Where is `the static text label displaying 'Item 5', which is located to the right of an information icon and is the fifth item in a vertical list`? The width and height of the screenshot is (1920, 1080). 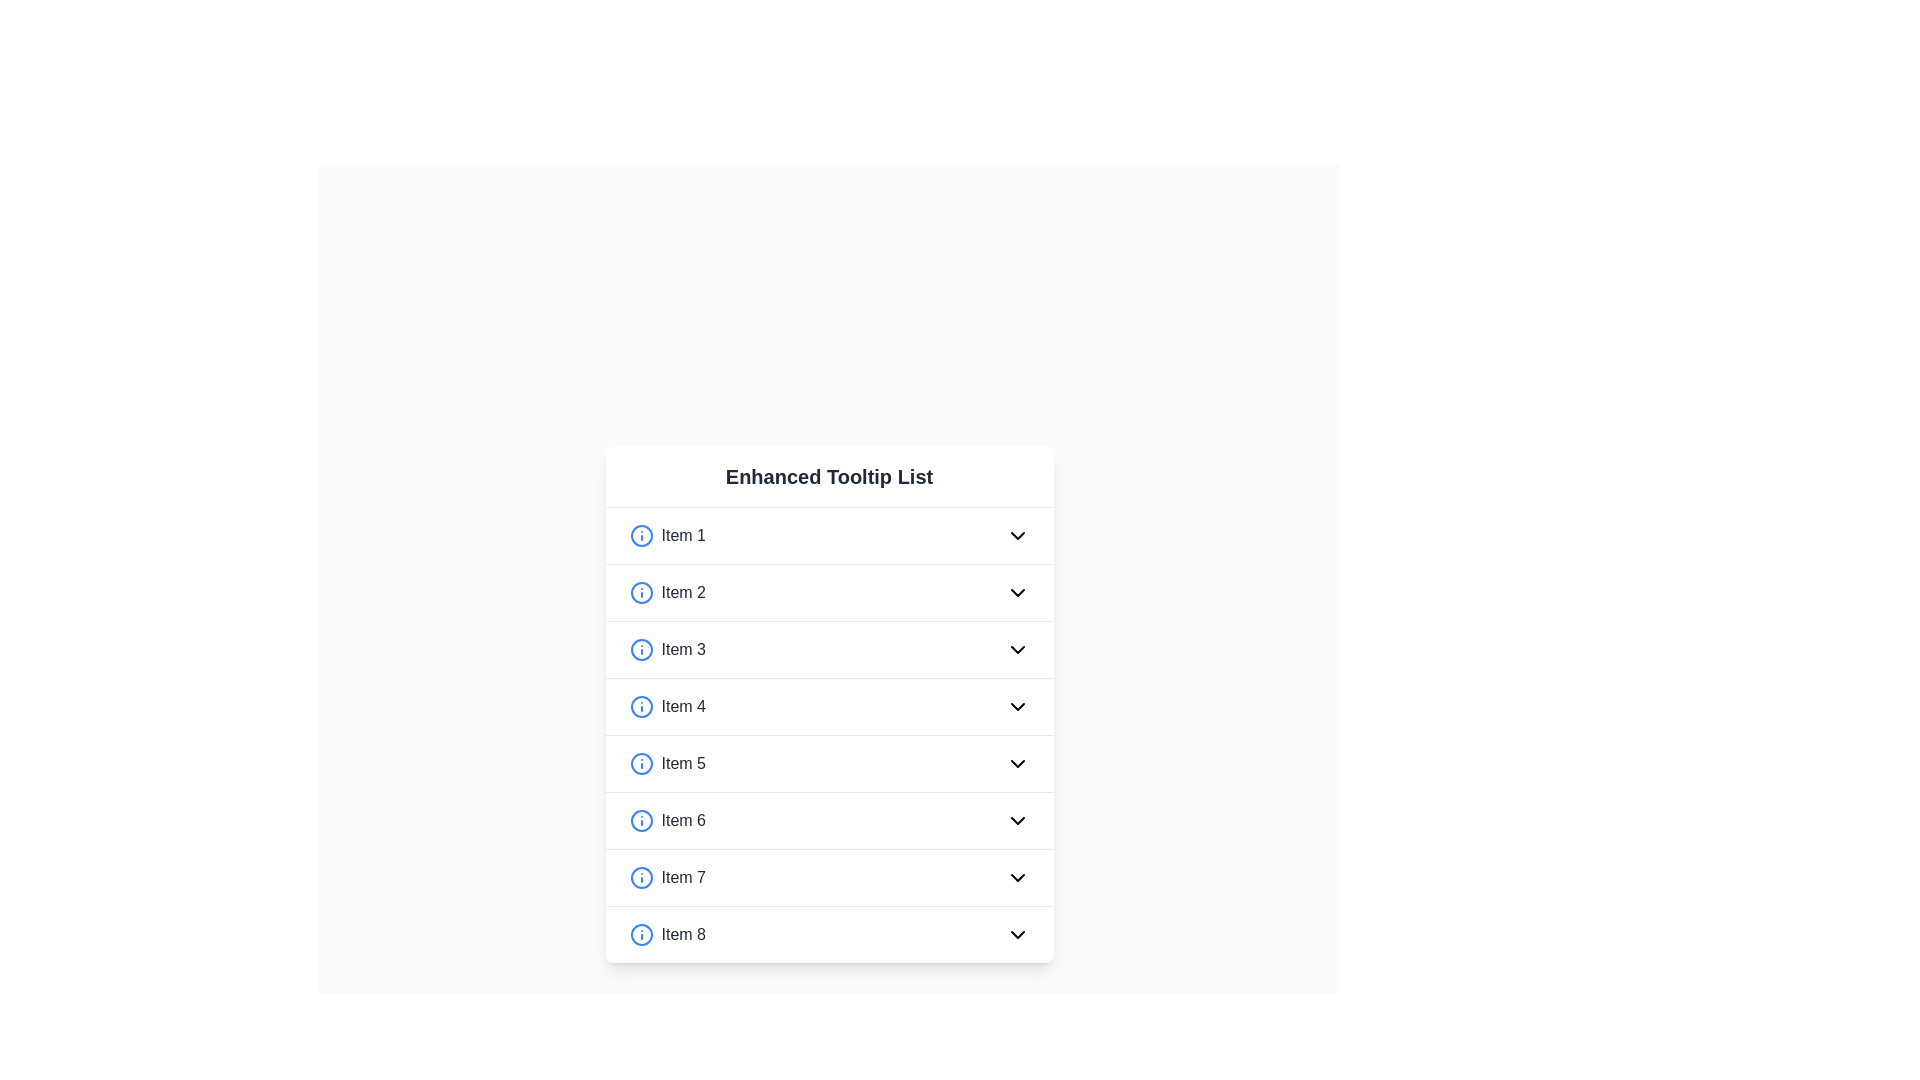 the static text label displaying 'Item 5', which is located to the right of an information icon and is the fifth item in a vertical list is located at coordinates (683, 763).